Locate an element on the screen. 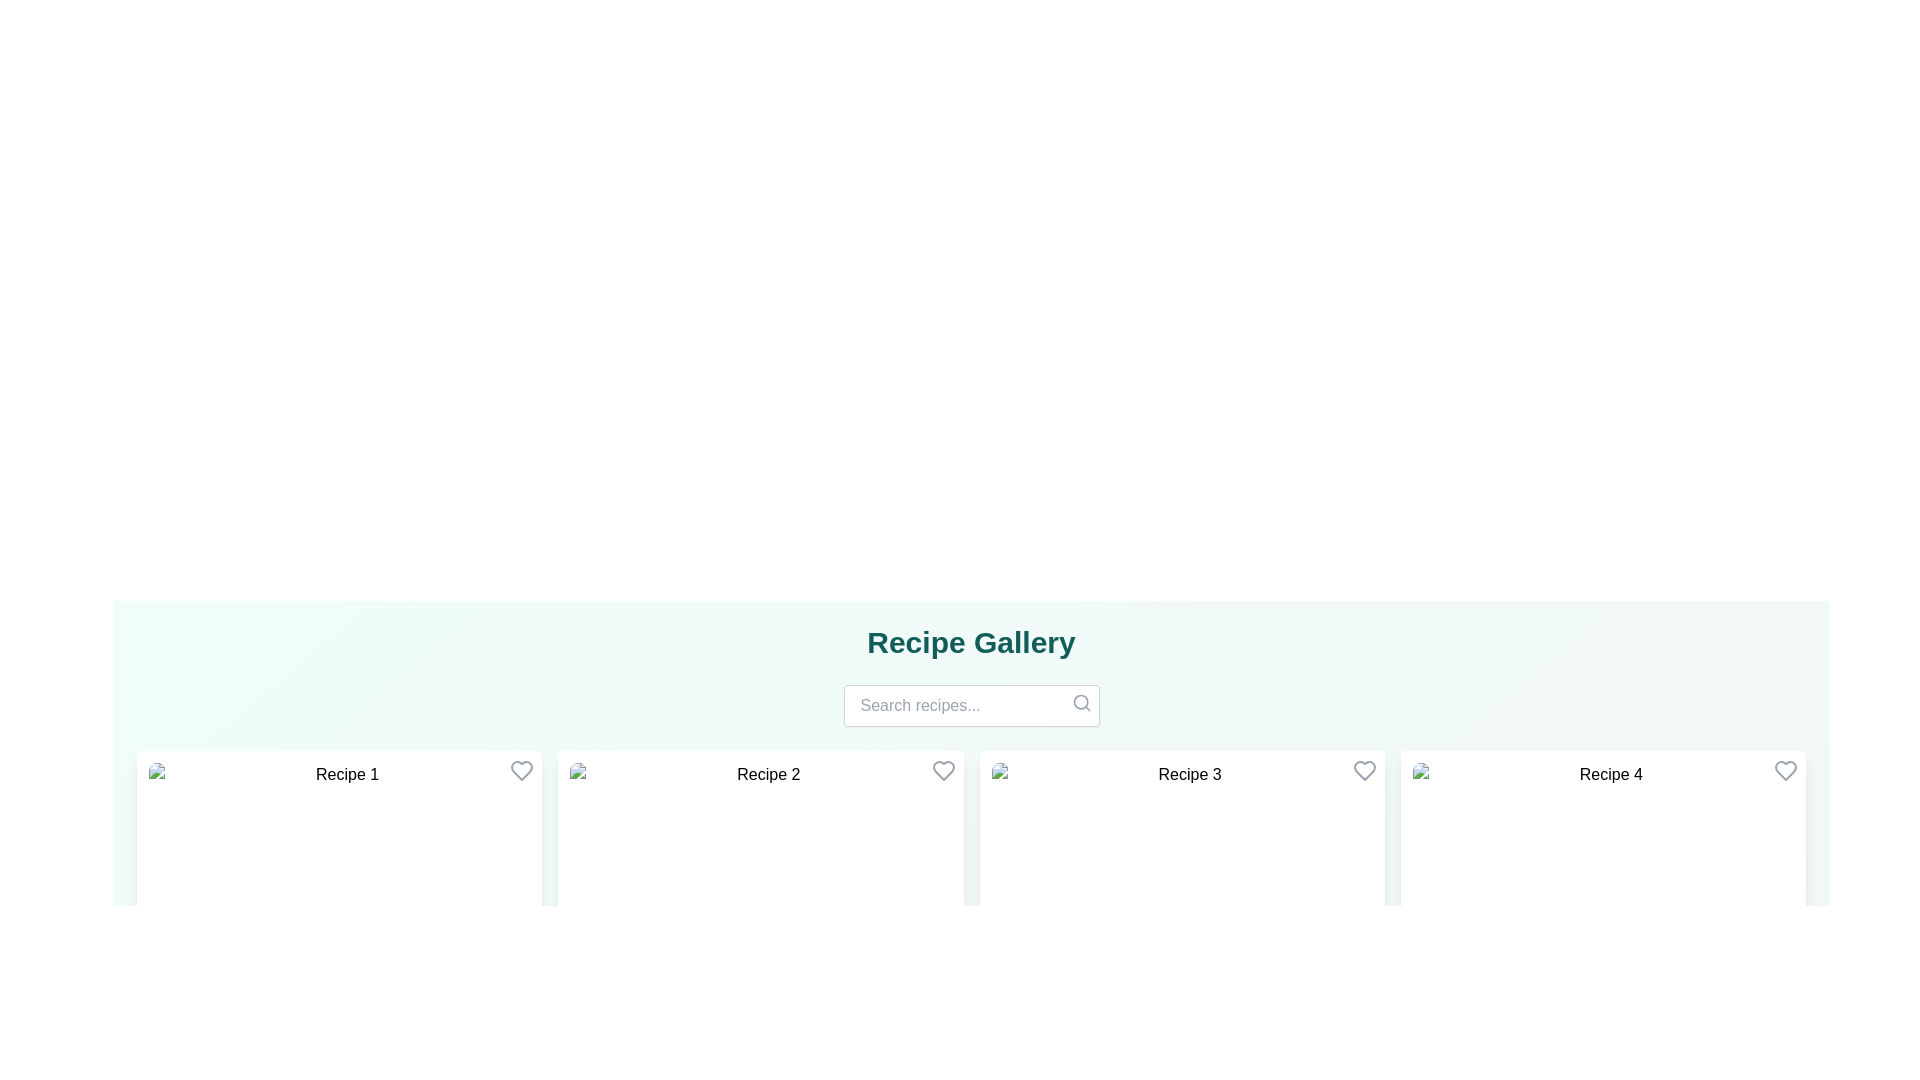  the magnifying glass icon representing the search function, which is located in the right section of the search input field with the placeholder 'Search recipes...' is located at coordinates (1080, 701).